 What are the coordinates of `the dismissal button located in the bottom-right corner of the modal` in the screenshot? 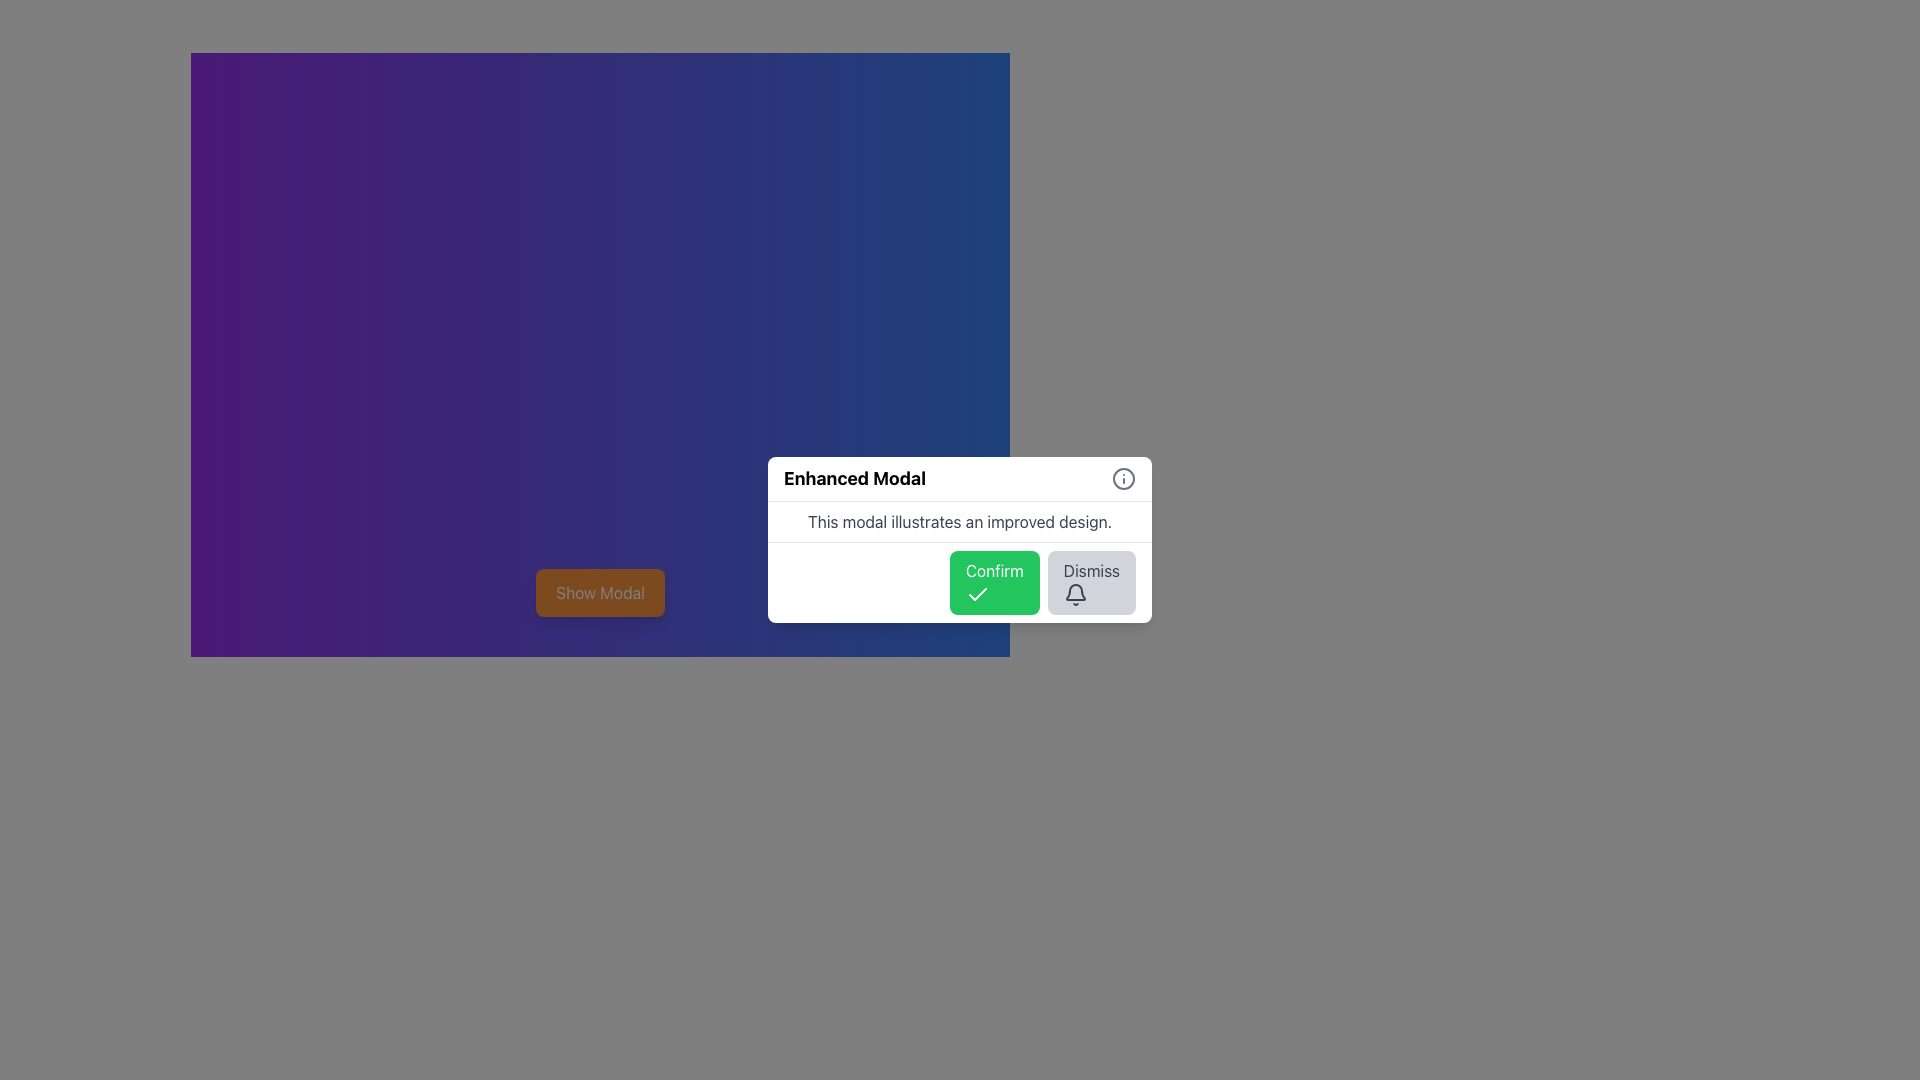 It's located at (1090, 582).